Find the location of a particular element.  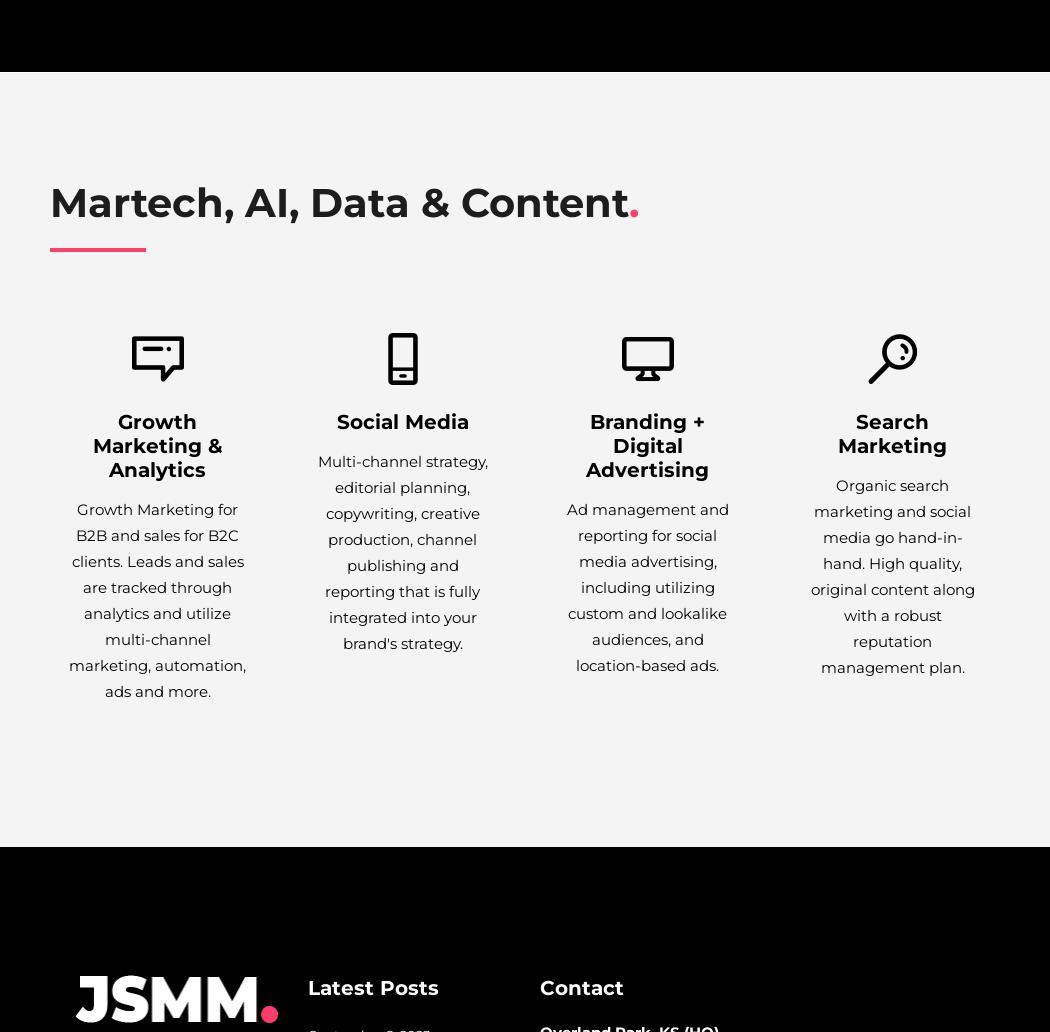

'Martech, AI, Data & Content' is located at coordinates (338, 201).